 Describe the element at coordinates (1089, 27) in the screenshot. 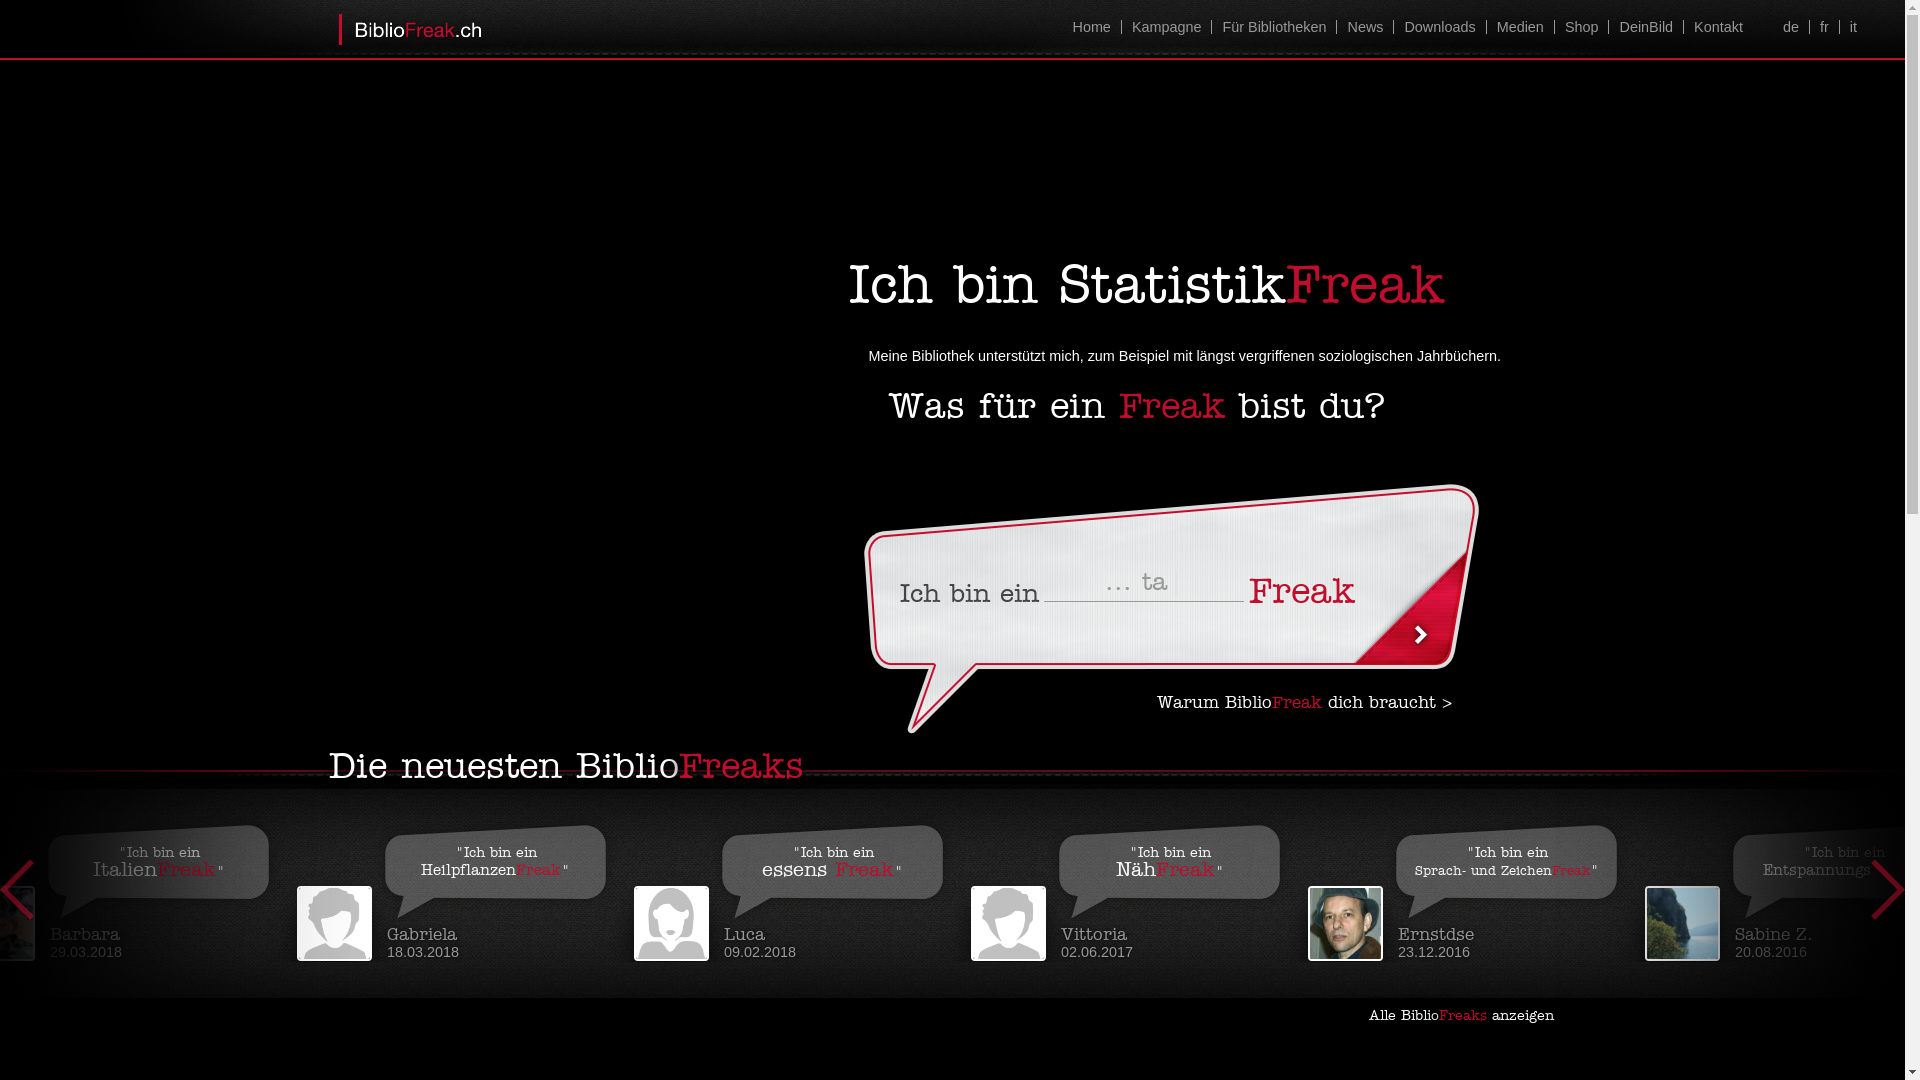

I see `'Home'` at that location.